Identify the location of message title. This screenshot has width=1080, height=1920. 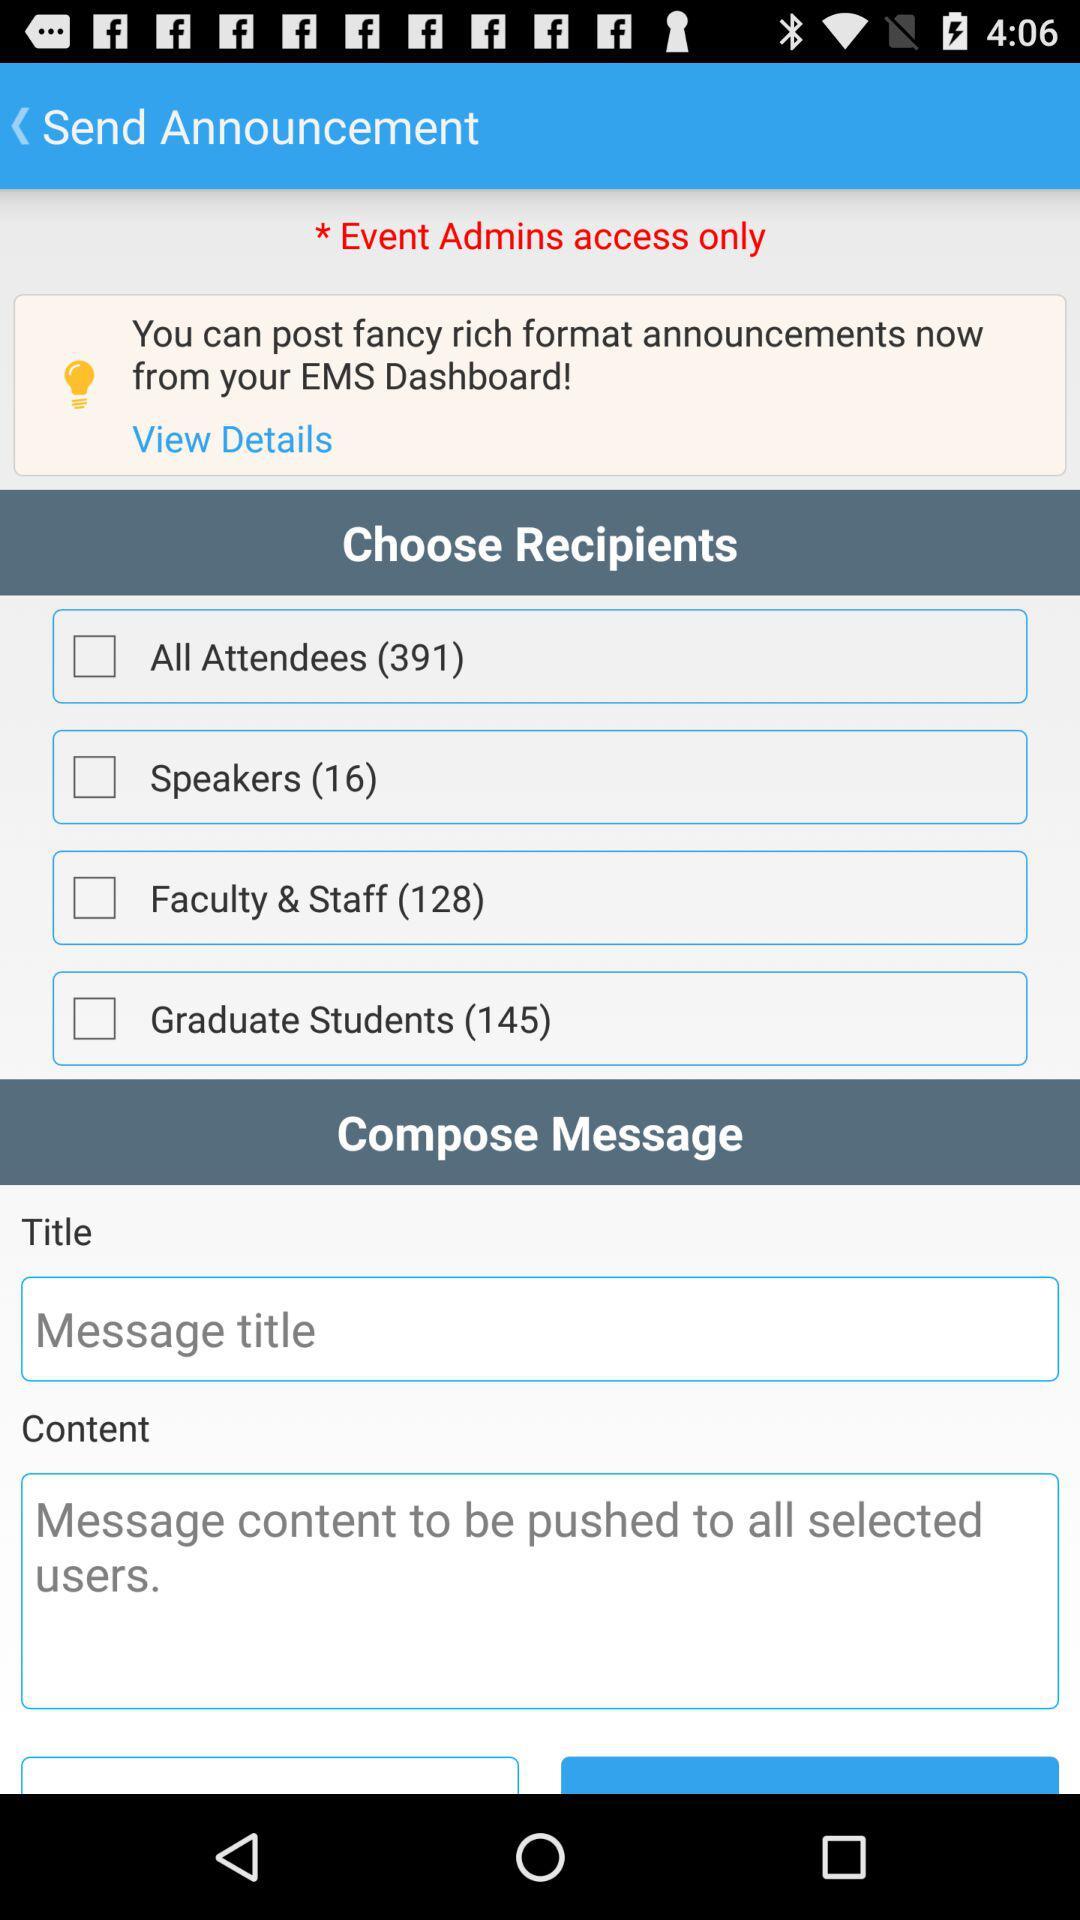
(540, 1329).